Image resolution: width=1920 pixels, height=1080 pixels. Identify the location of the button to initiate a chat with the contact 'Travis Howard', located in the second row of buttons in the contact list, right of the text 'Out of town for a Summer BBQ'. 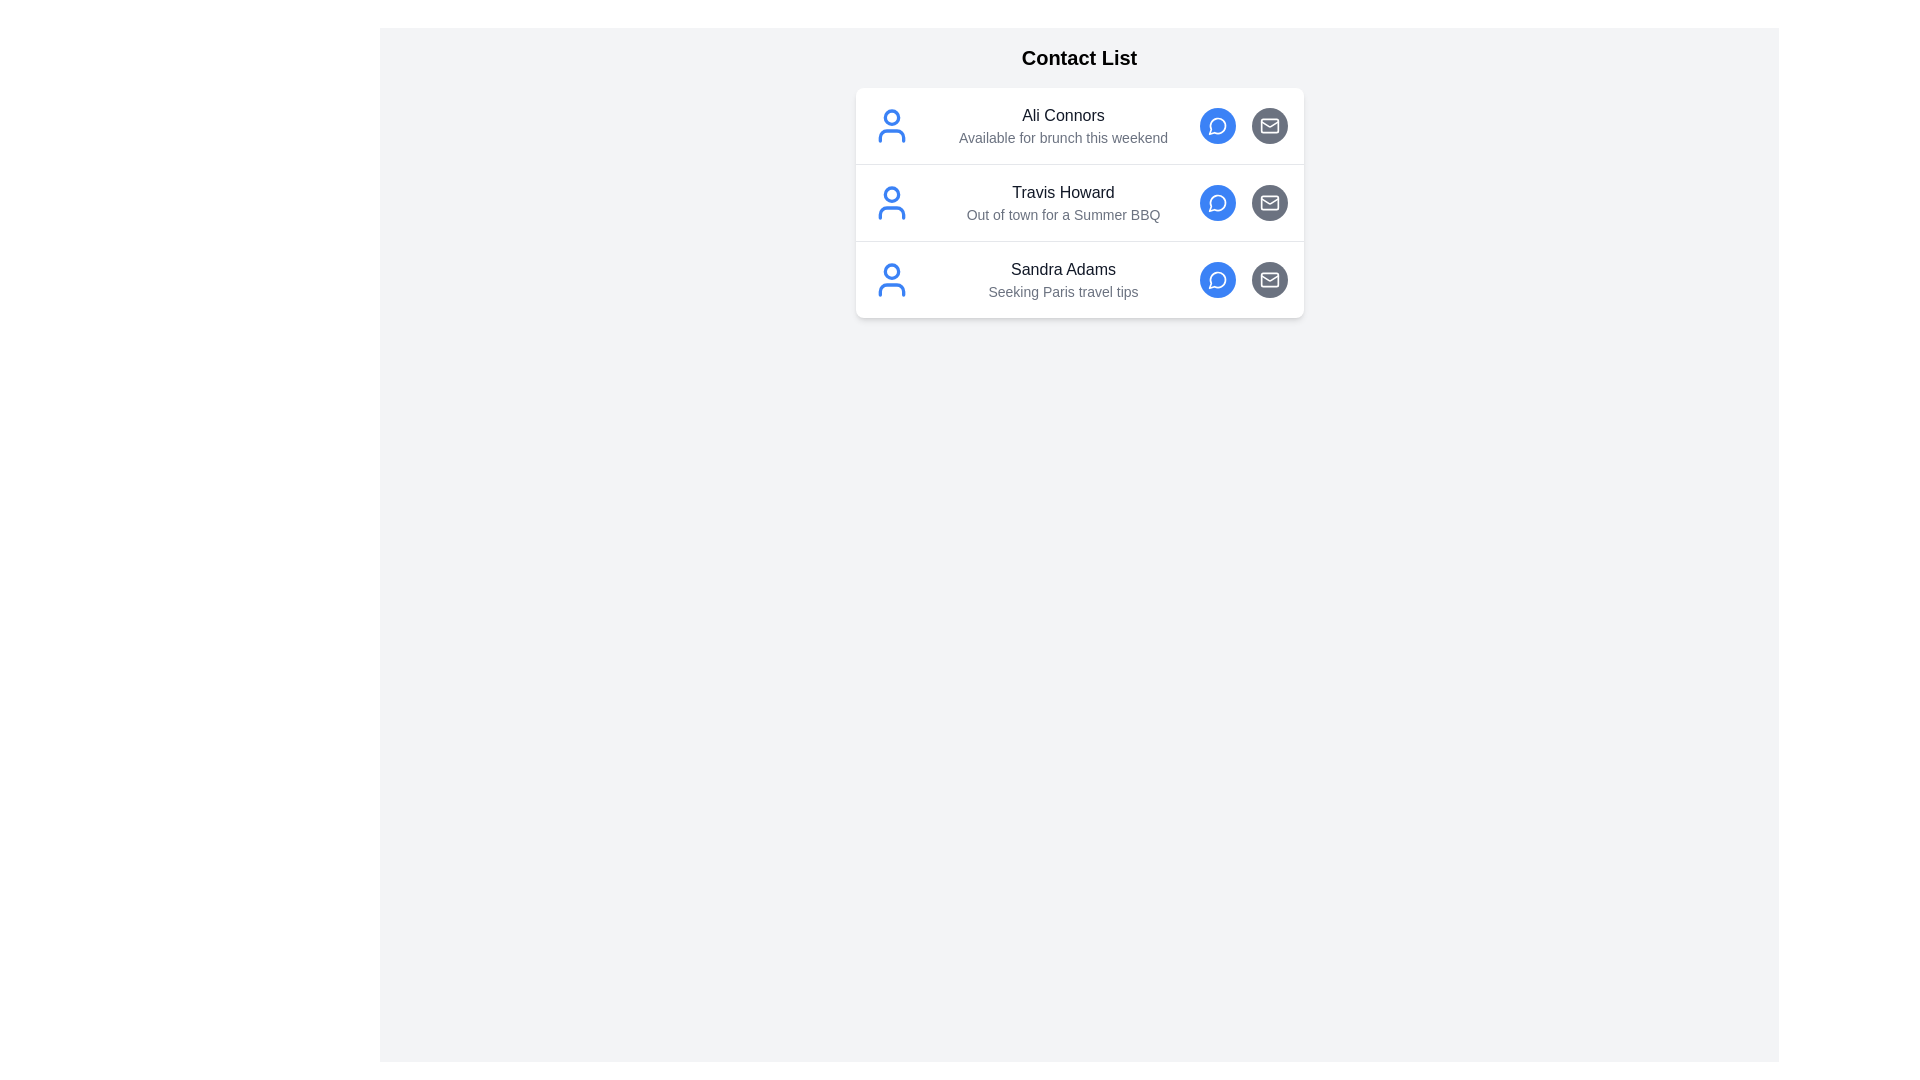
(1216, 203).